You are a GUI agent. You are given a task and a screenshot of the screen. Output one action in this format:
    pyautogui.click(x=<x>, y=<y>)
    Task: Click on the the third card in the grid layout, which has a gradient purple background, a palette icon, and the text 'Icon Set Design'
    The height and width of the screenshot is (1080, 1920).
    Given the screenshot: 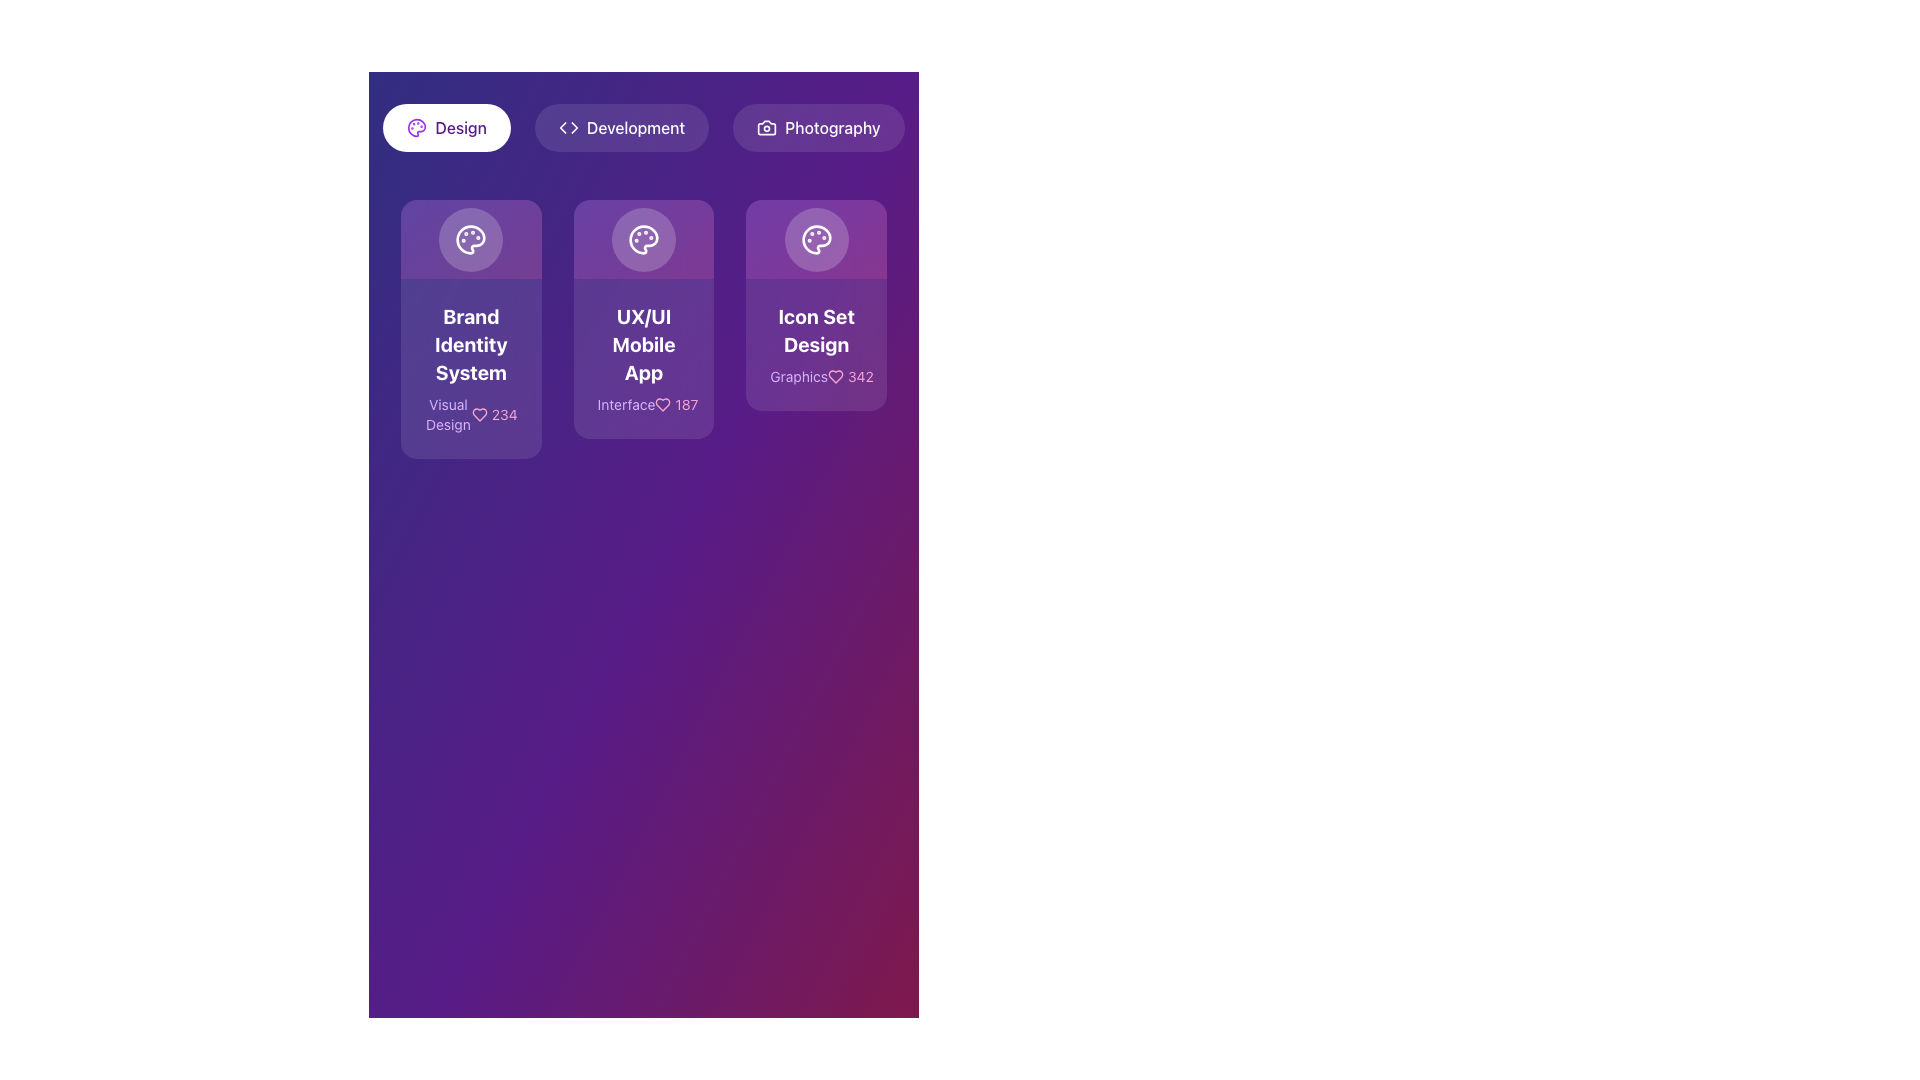 What is the action you would take?
    pyautogui.click(x=816, y=328)
    